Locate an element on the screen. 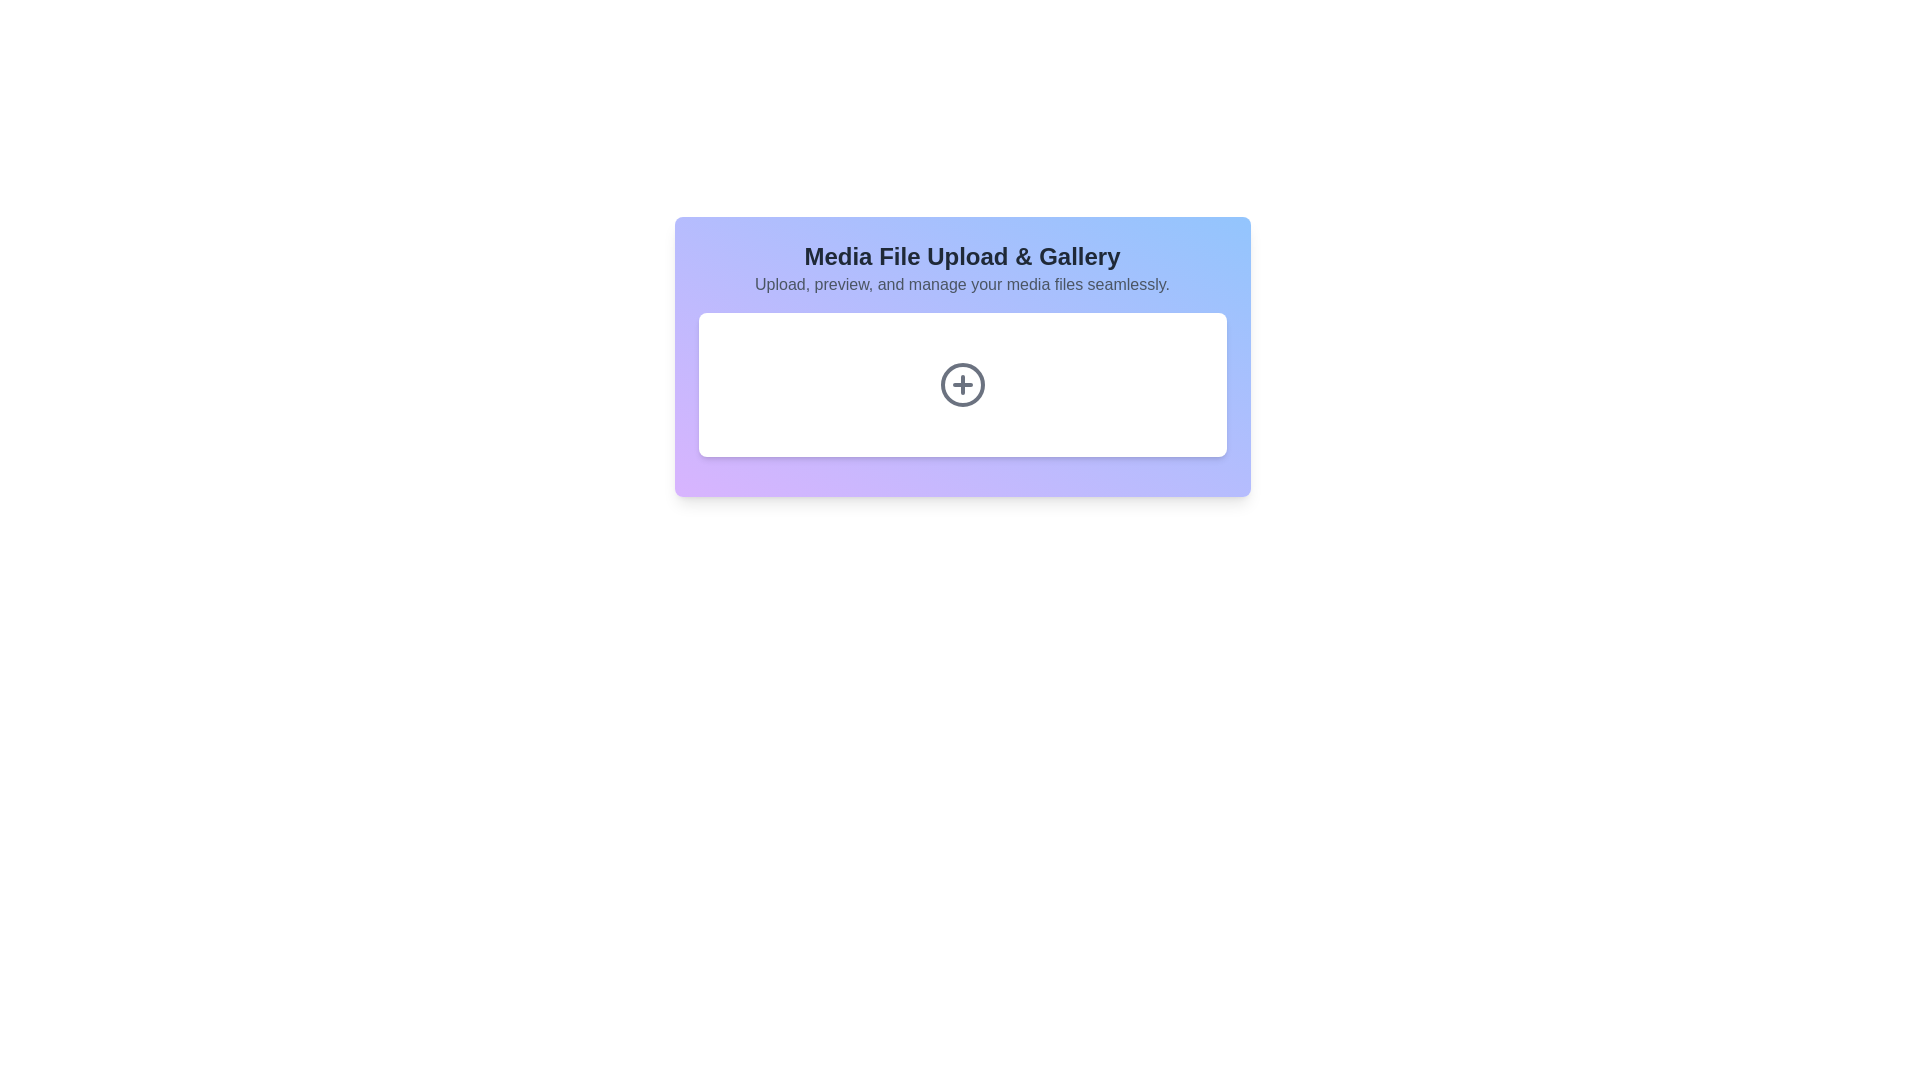 This screenshot has height=1080, width=1920. the static text element displaying 'Upload, preview, and manage your media files seamlessly', which is styled with a gray font color and positioned below the title 'Media File Upload & Gallery' is located at coordinates (962, 285).